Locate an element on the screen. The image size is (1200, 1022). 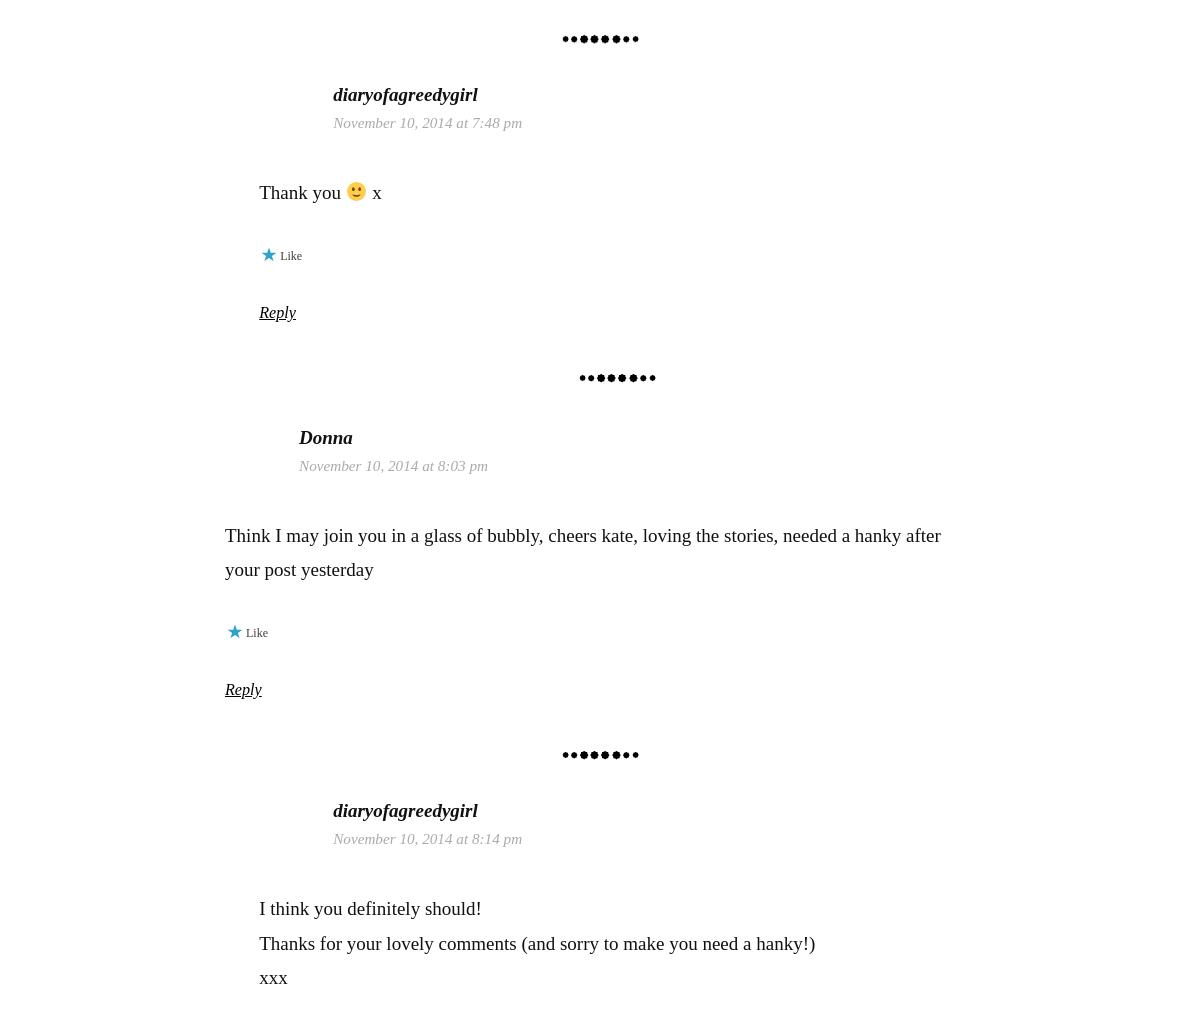
'Think I may join you in a glass of bubbly, cheers kate, loving the stories, needed a hanky after your post yesterday' is located at coordinates (581, 551).